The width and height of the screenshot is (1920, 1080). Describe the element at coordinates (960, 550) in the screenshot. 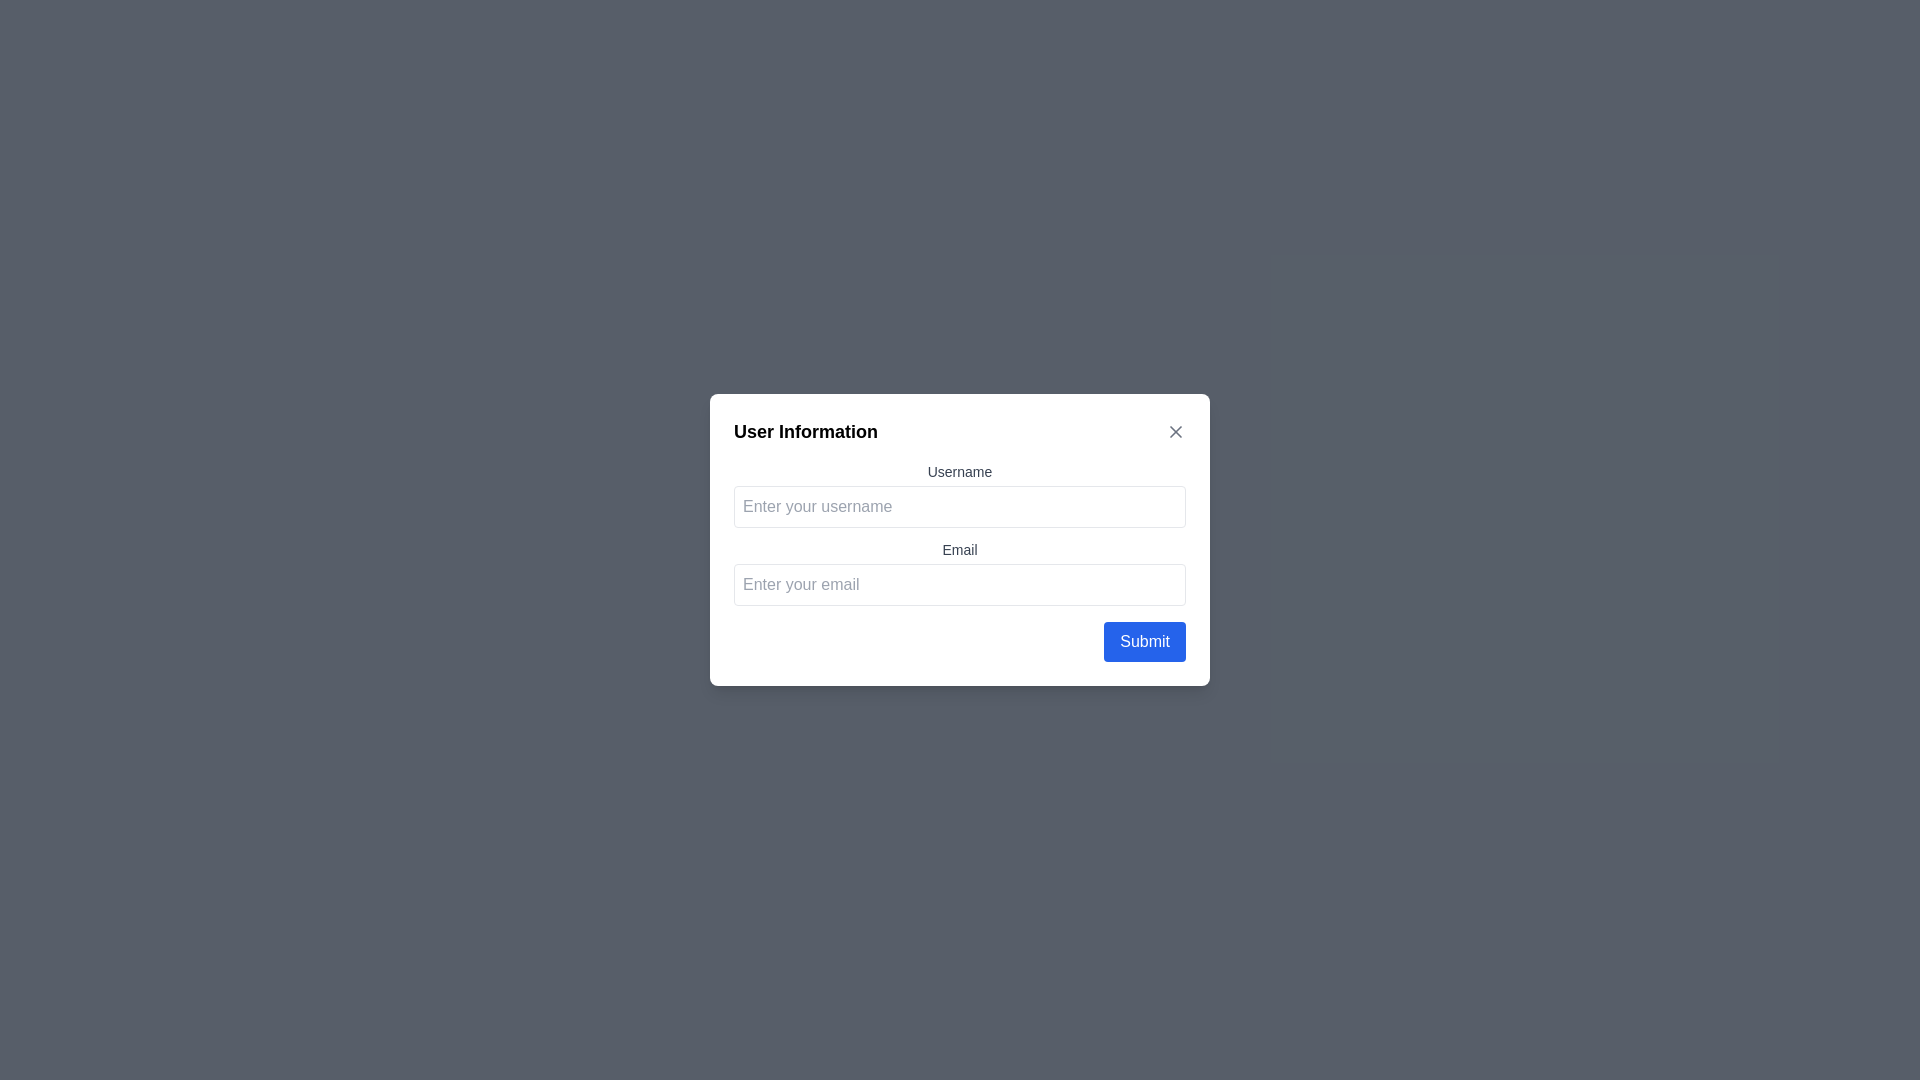

I see `the label that indicates the purpose of the input field for entering an email address, which is centrally positioned in the modal dialog box, located beneath the 'Username' label and above the 'Enter your email' input box` at that location.